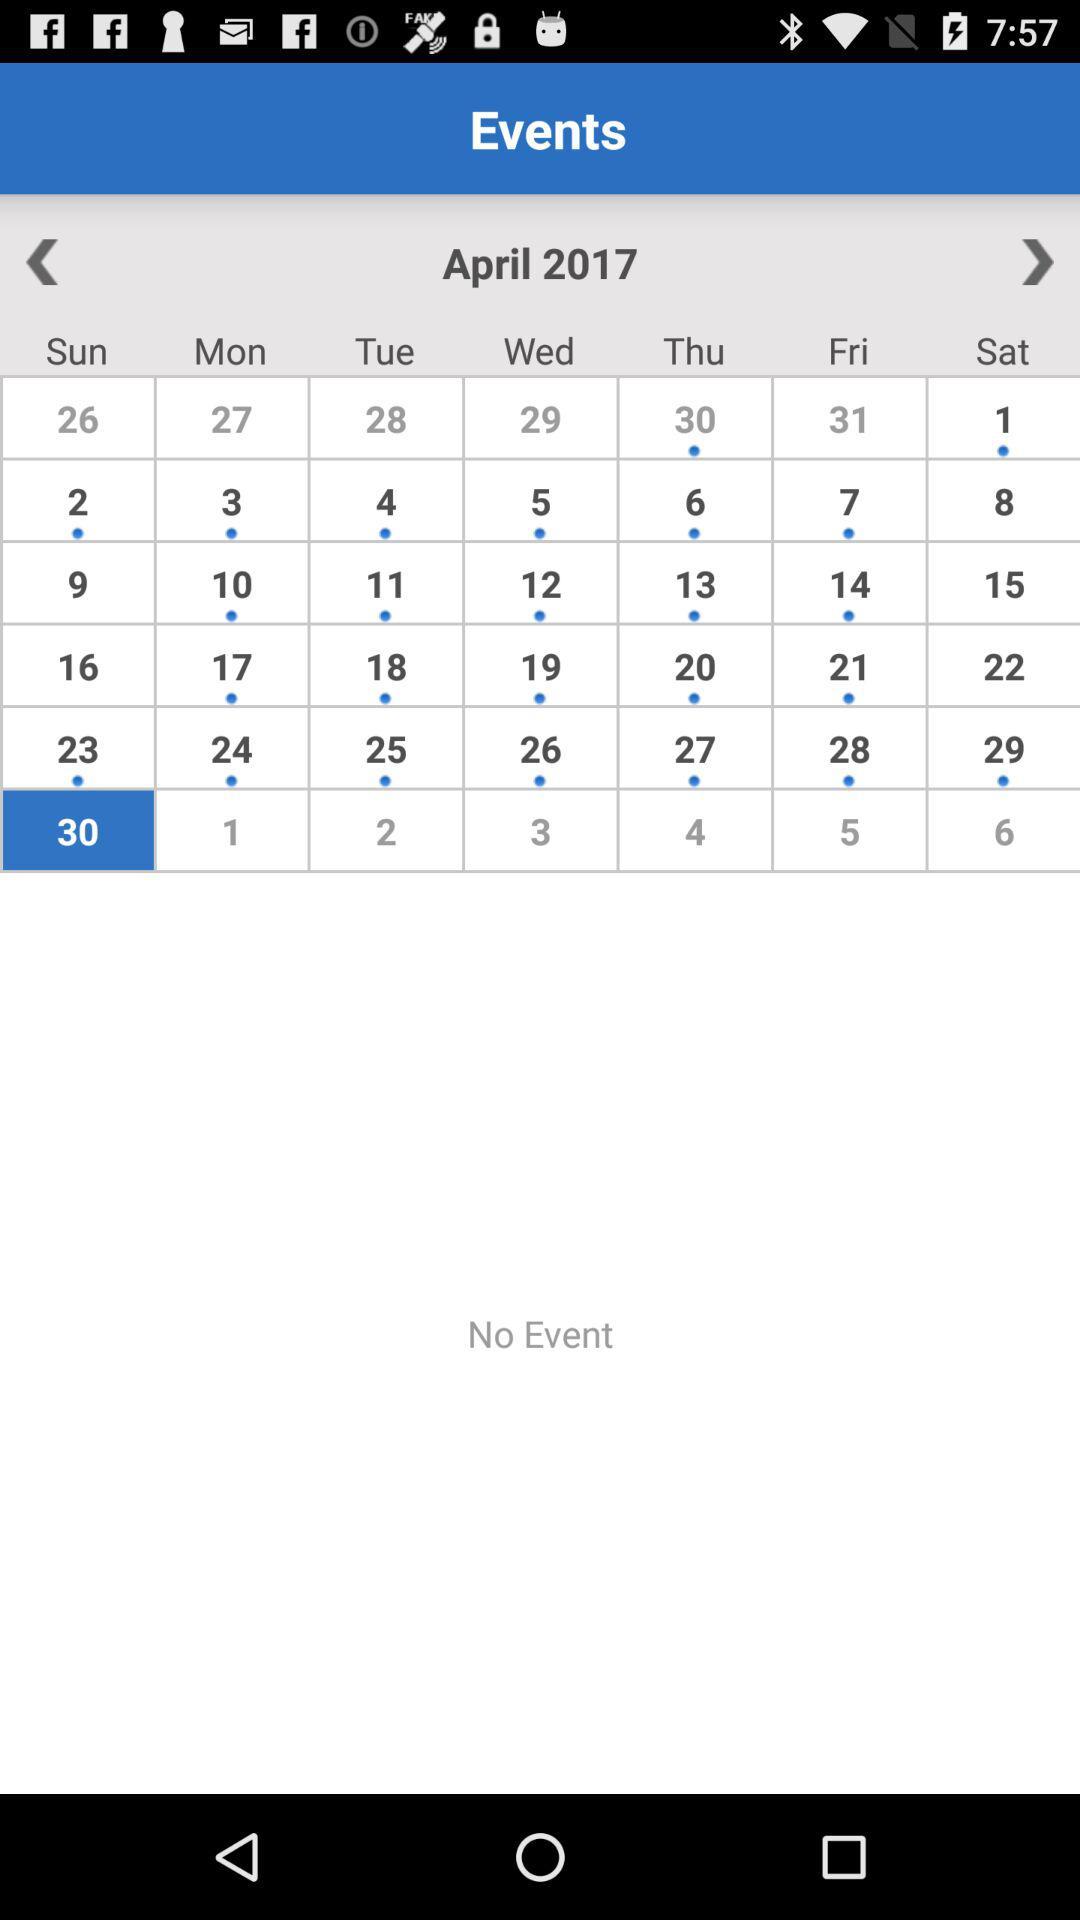 Image resolution: width=1080 pixels, height=1920 pixels. Describe the element at coordinates (540, 1333) in the screenshot. I see `app below the 30 app` at that location.